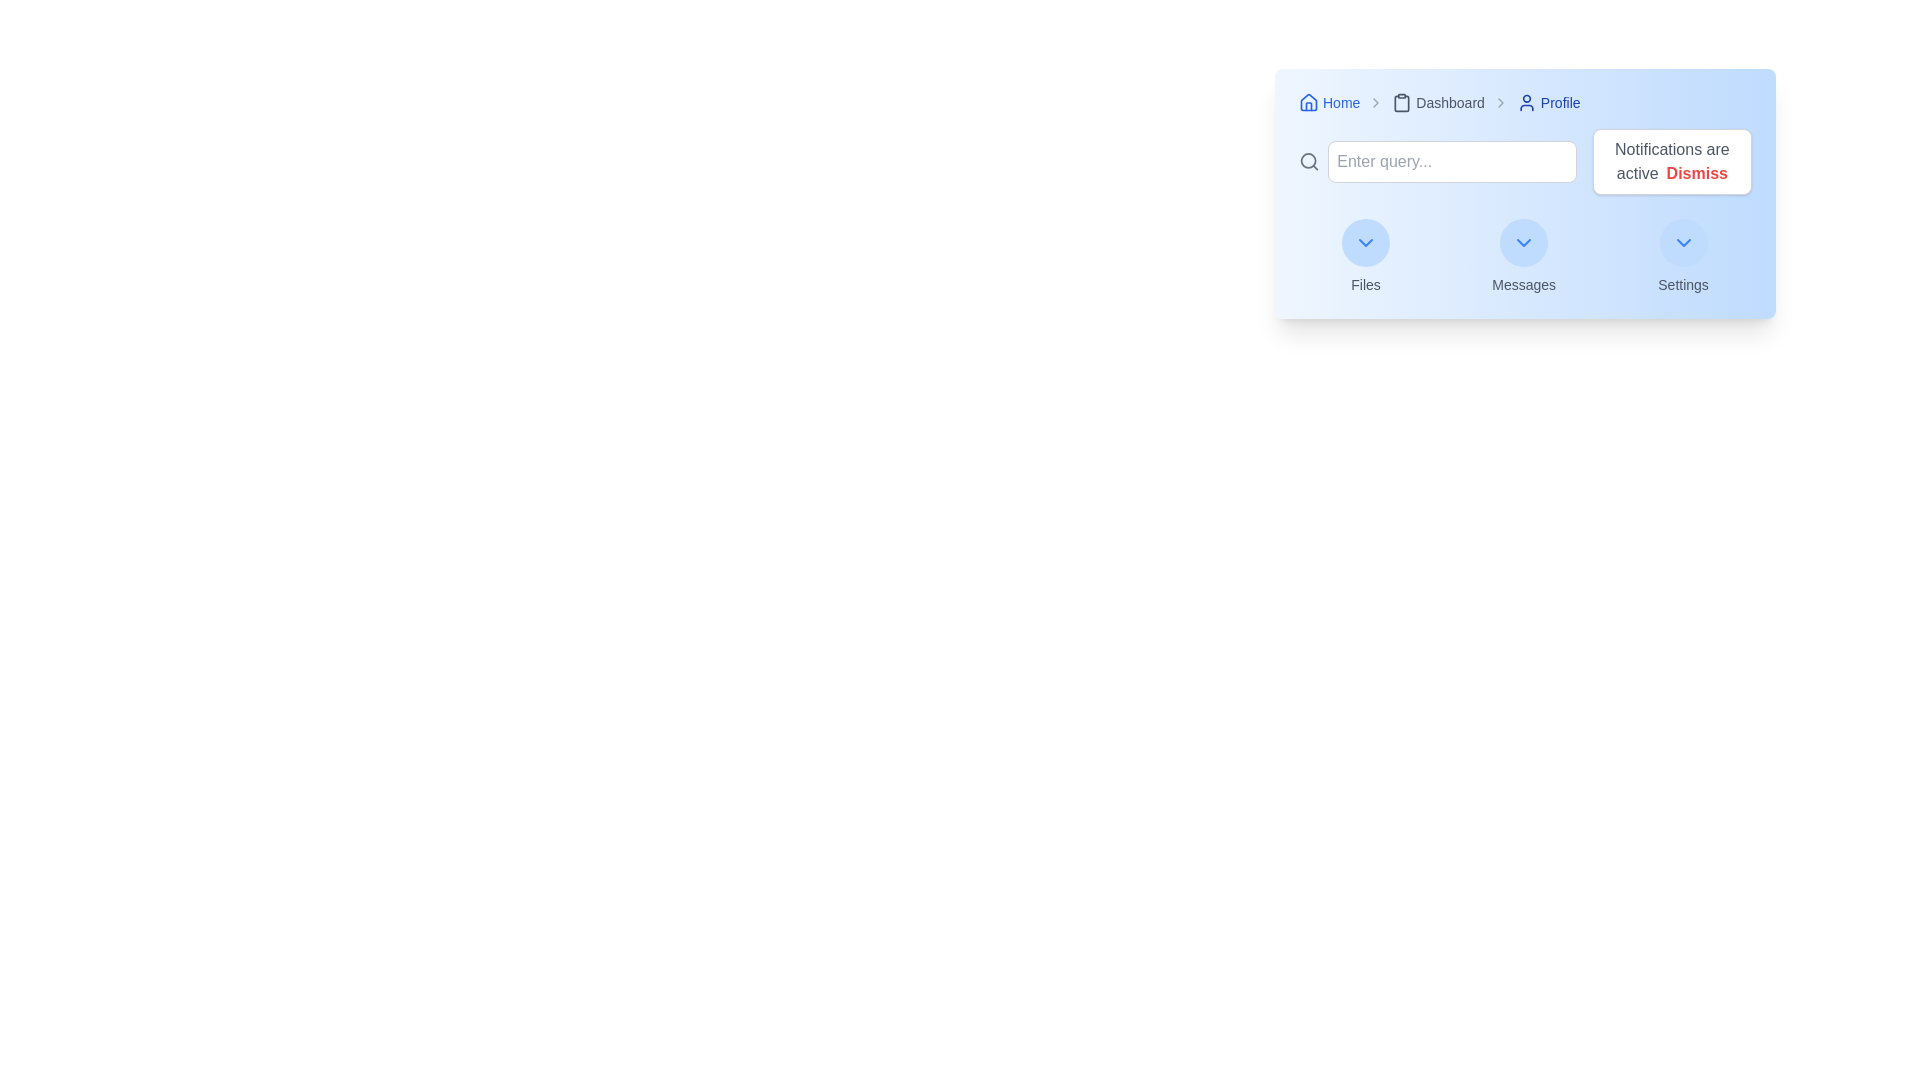  I want to click on the text label that reads 'Files', which is styled in a small light gray font and positioned below a file icon in the user control panel, so click(1365, 285).